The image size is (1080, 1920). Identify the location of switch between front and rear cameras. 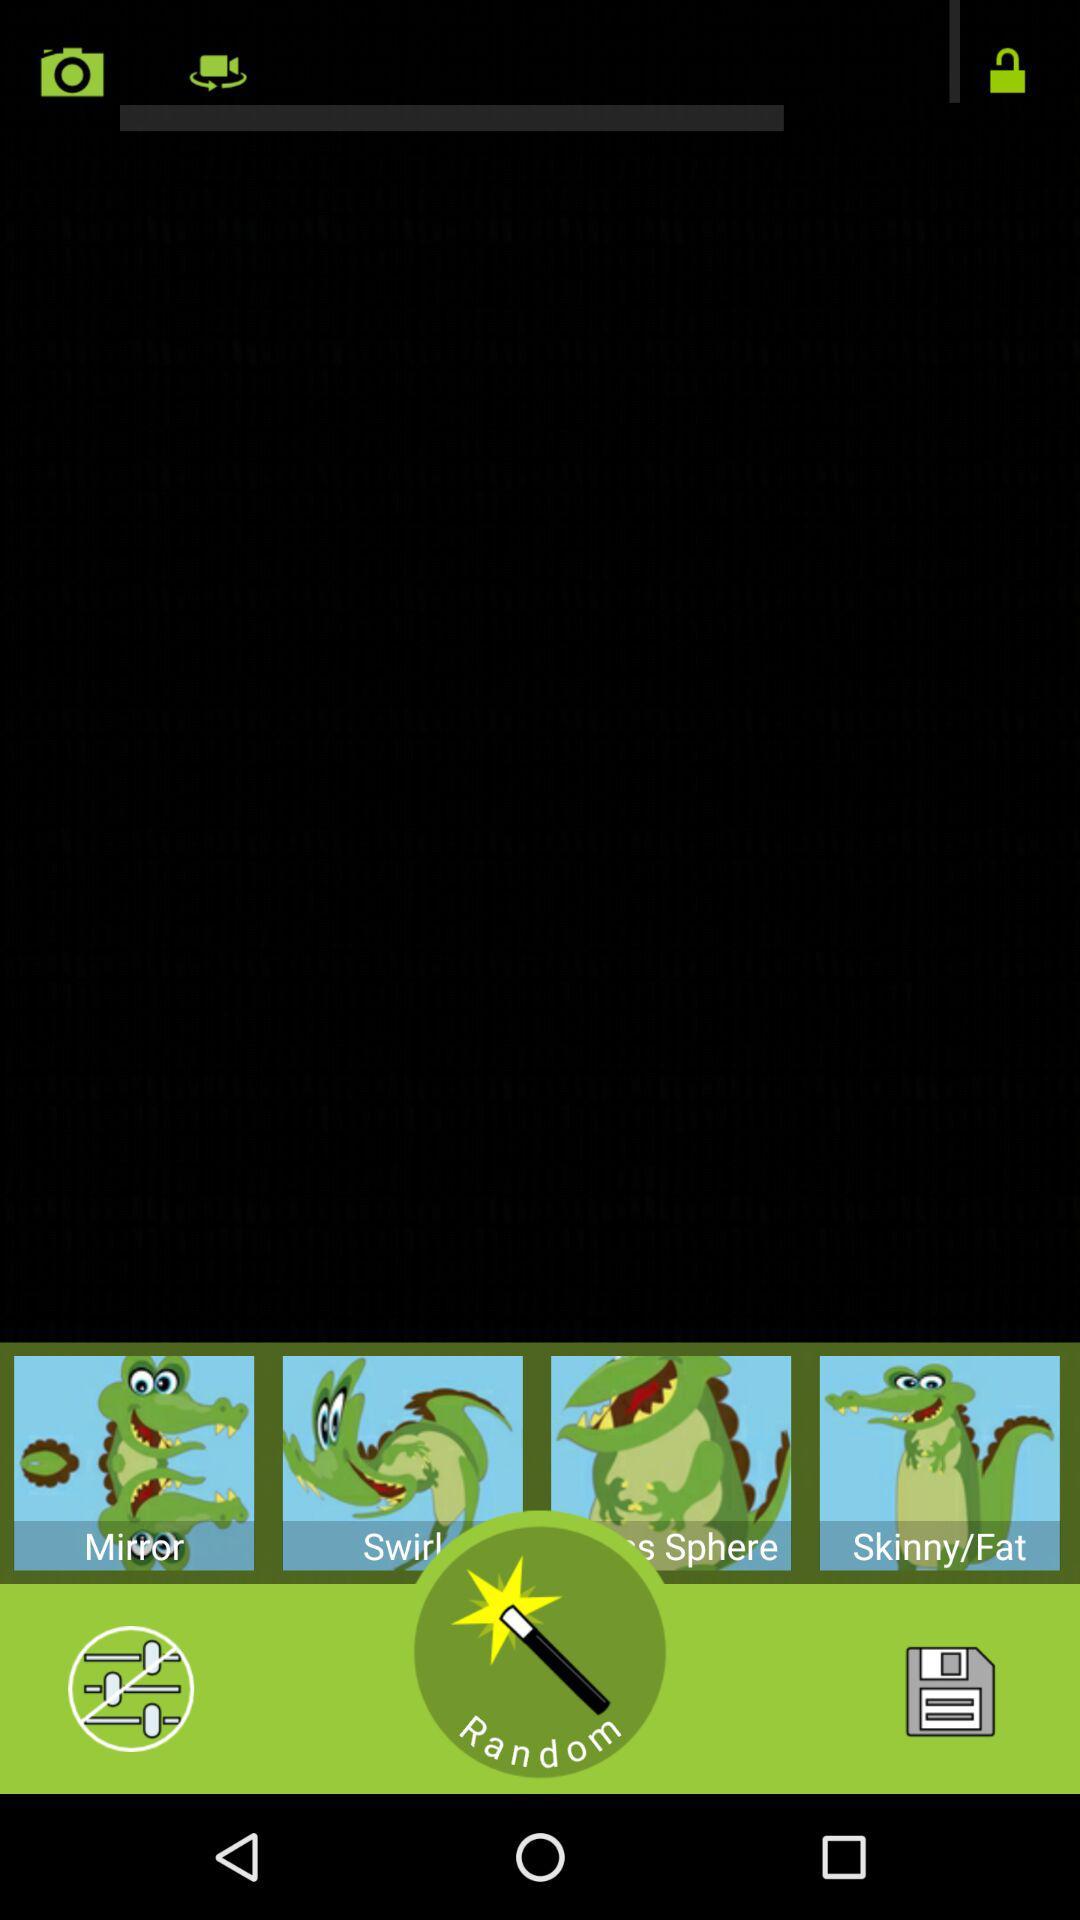
(540, 65).